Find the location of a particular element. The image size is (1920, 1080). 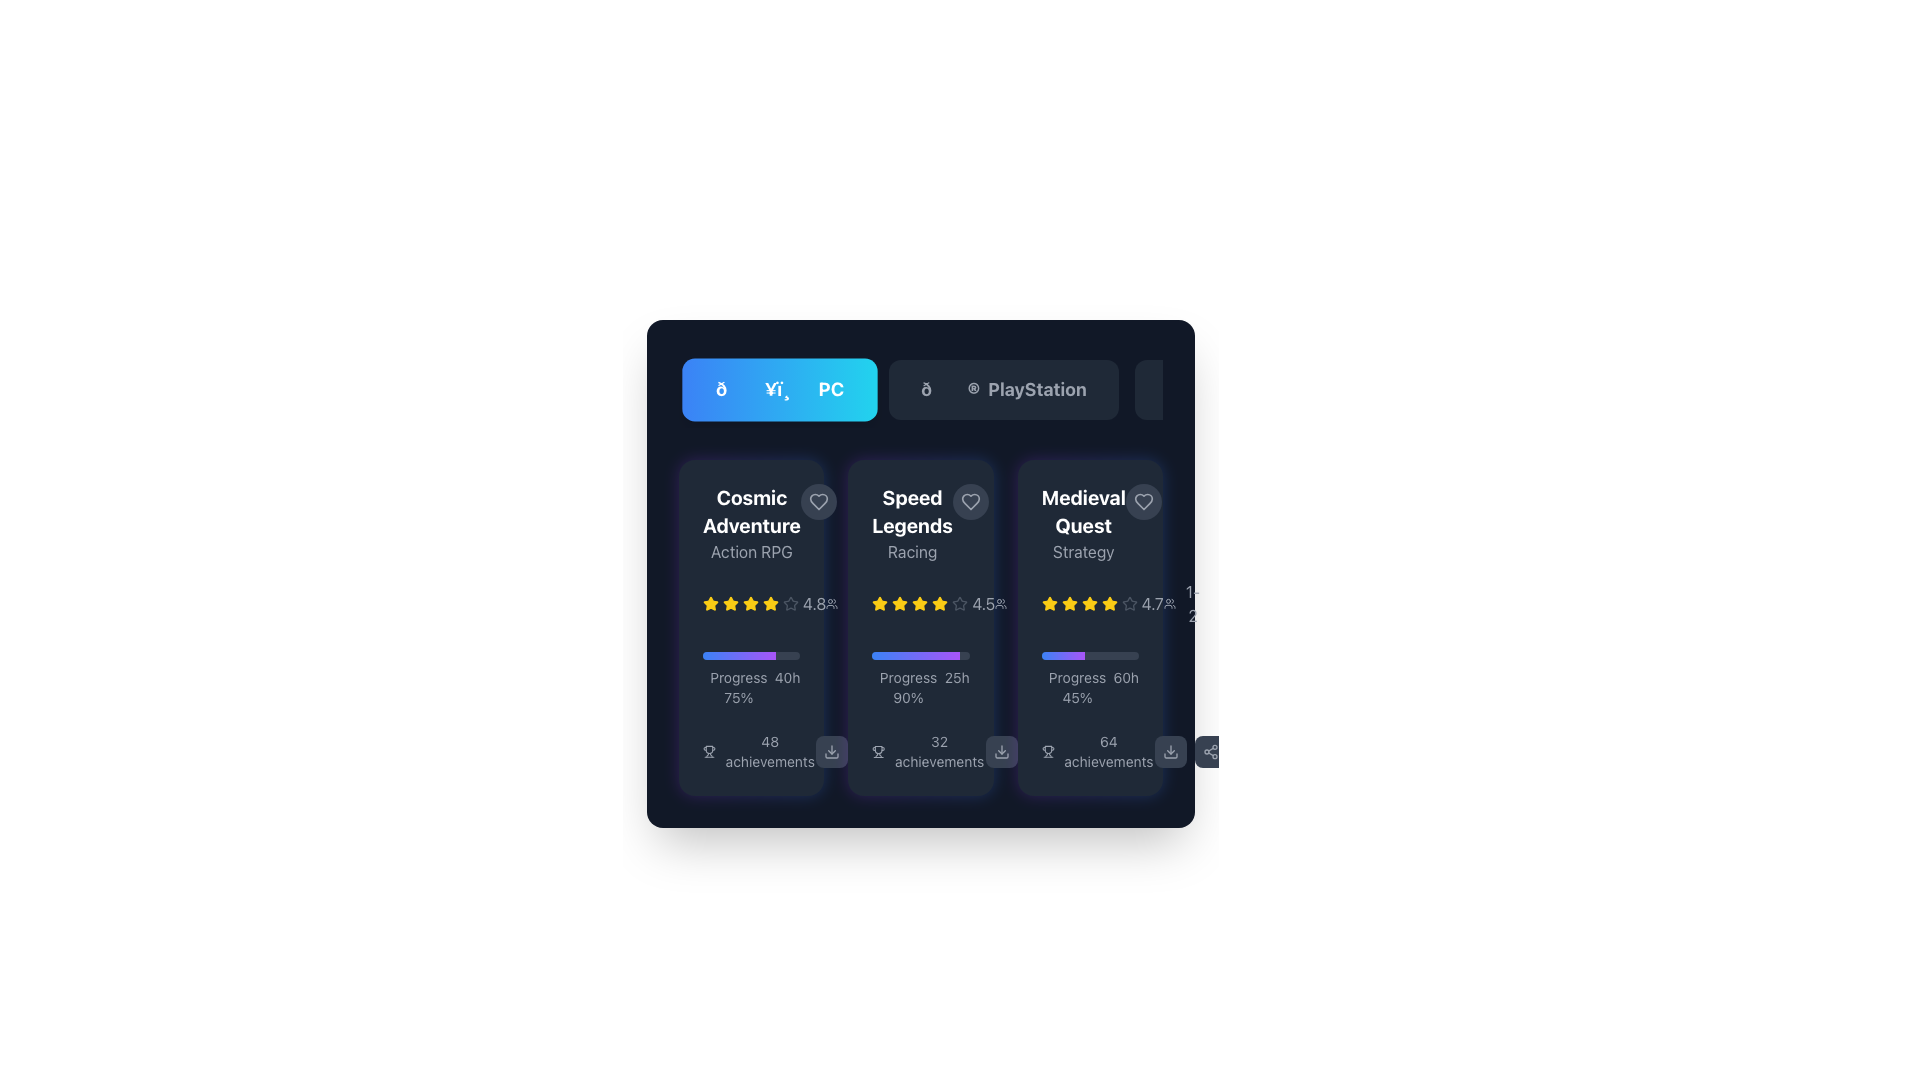

the text label displaying the rating value '4.7' located in the 'Medieval Quest' card, which is in the third column and positioned to the right of the star icons is located at coordinates (1152, 603).